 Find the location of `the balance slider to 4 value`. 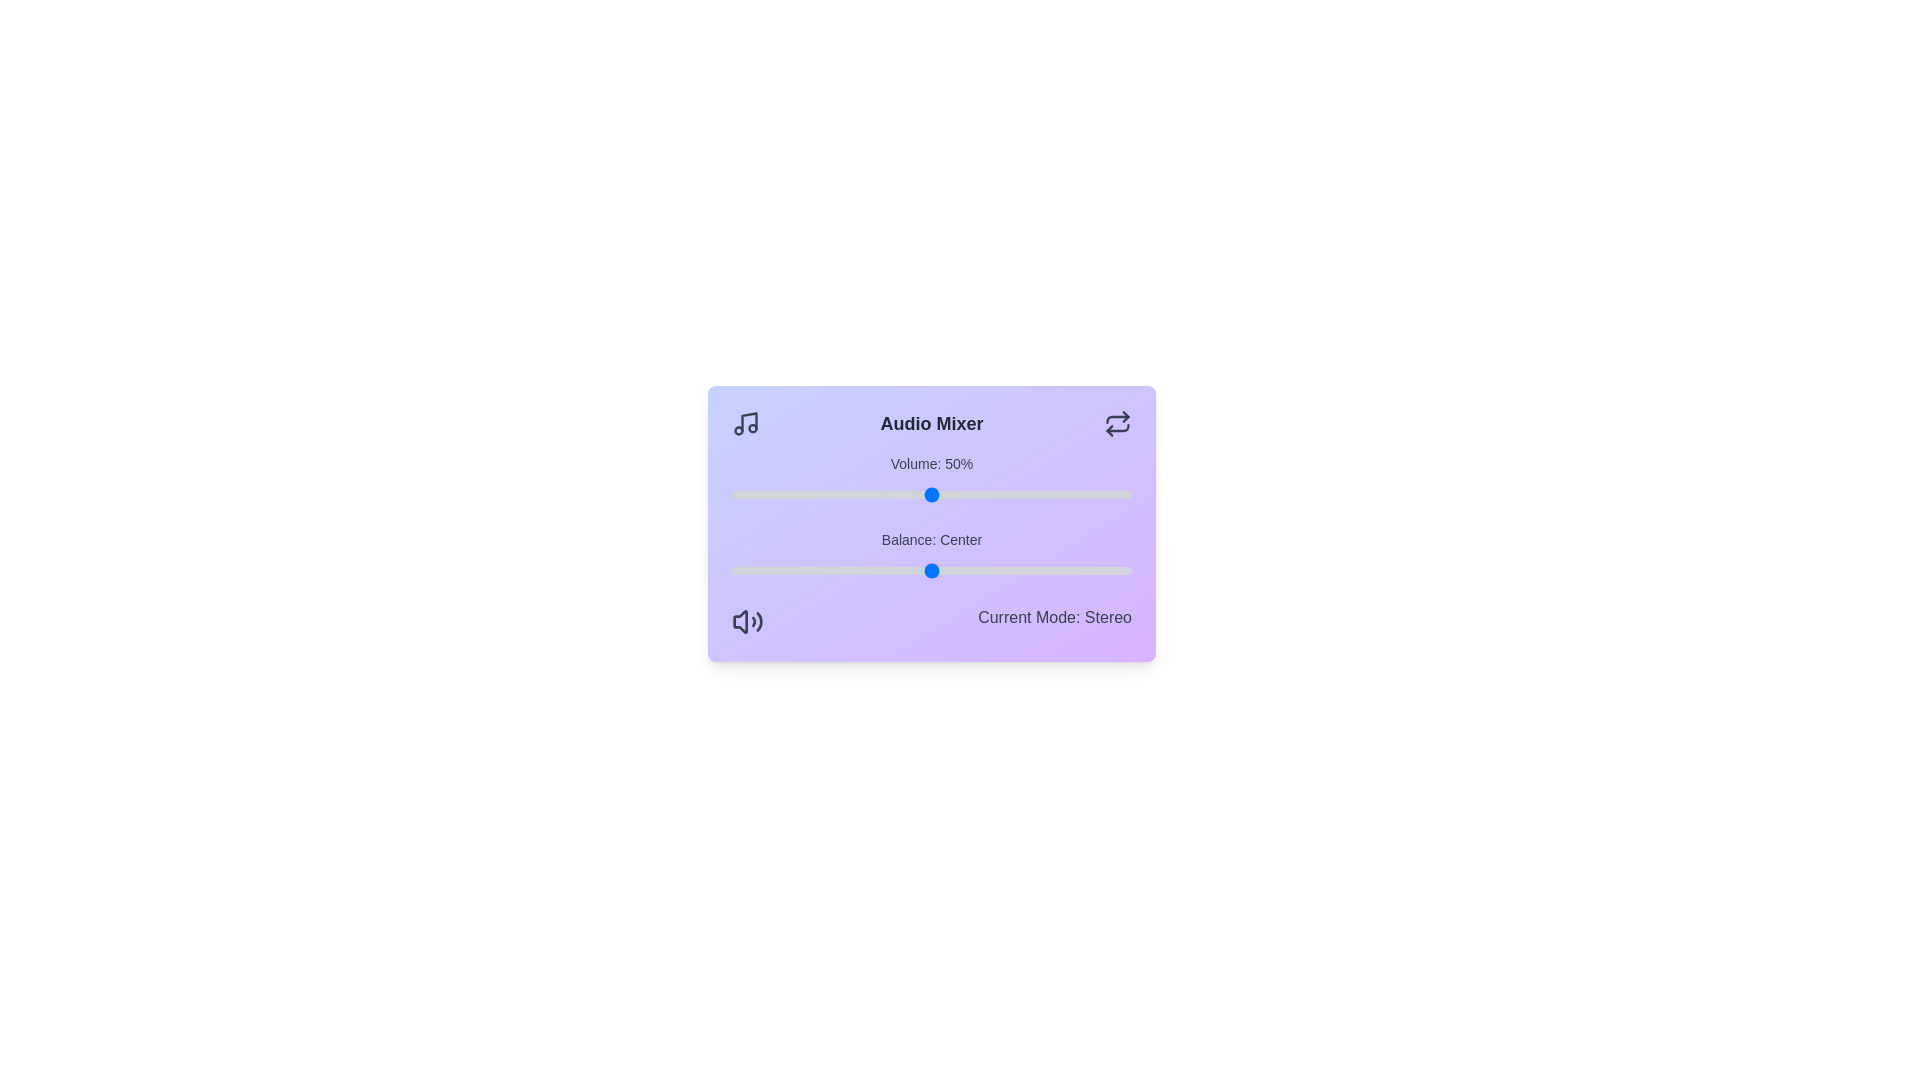

the balance slider to 4 value is located at coordinates (947, 570).